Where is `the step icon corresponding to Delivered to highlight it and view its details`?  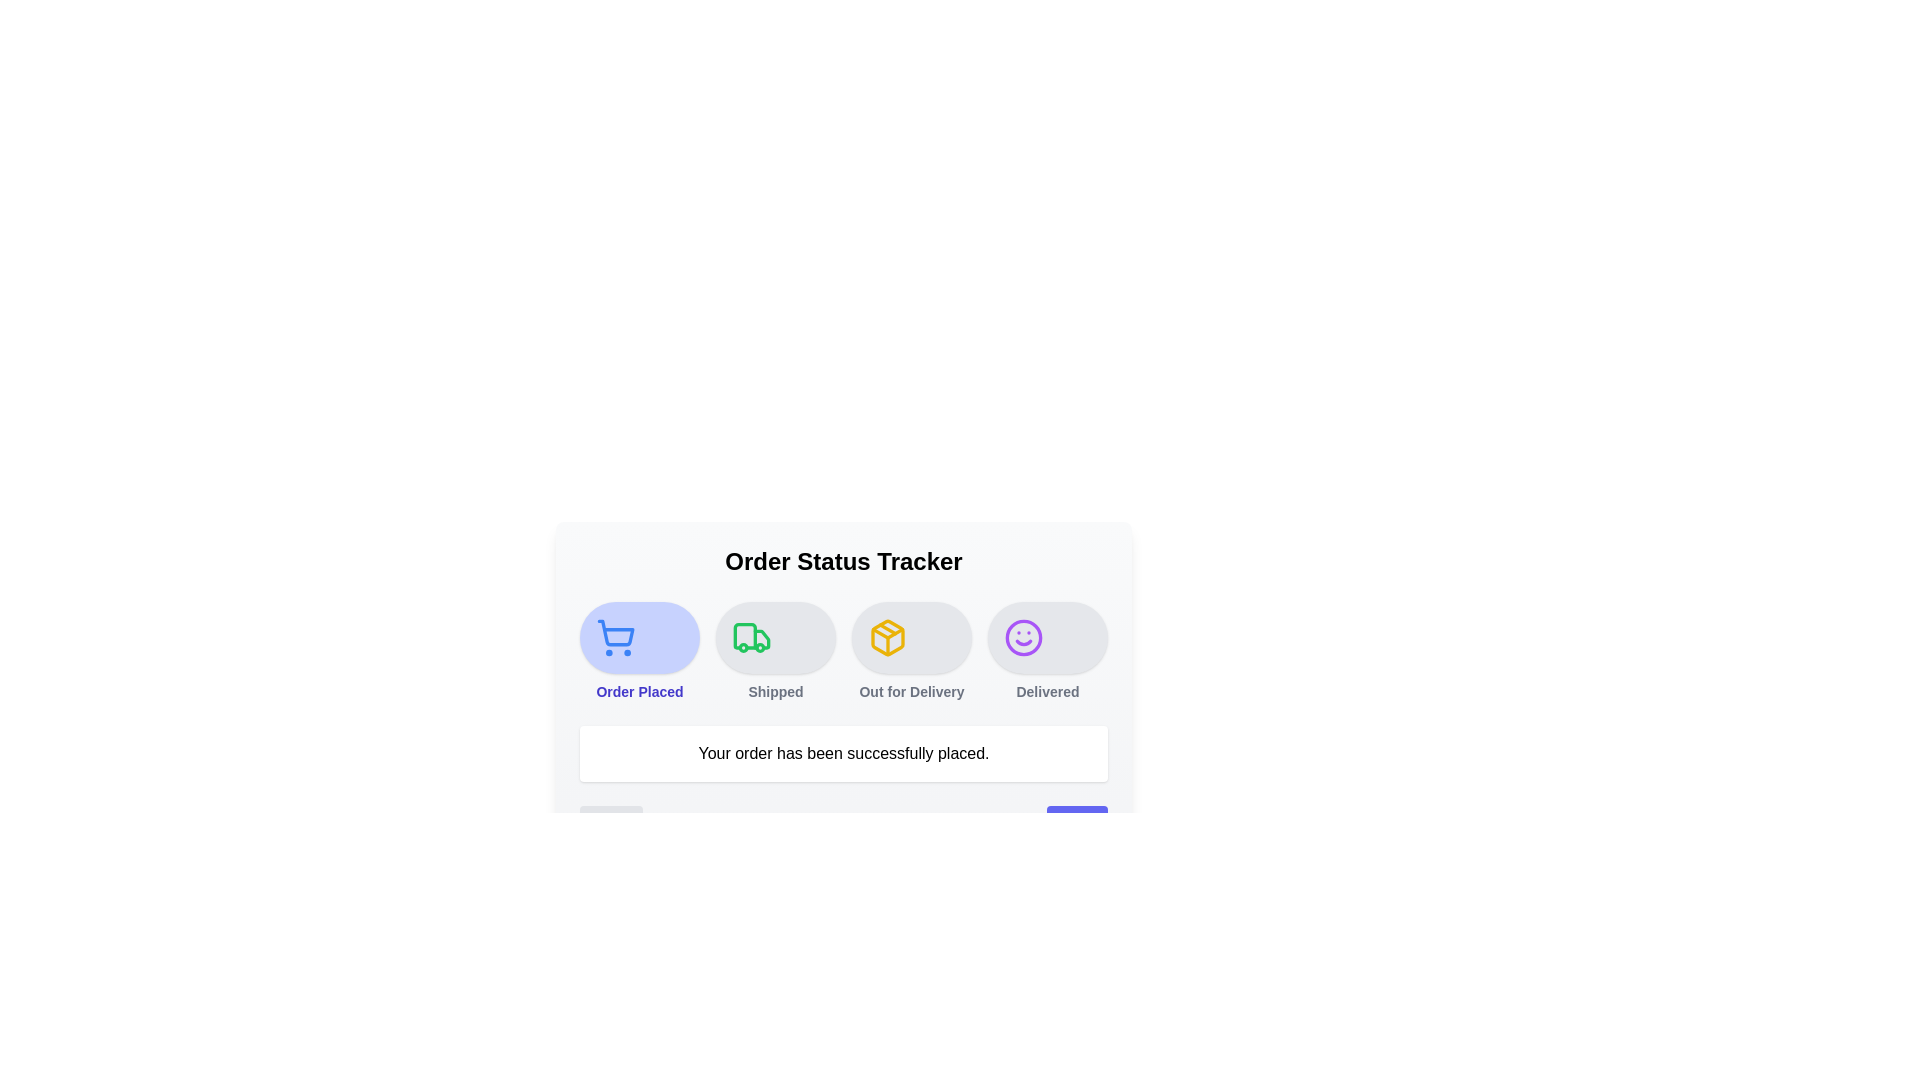
the step icon corresponding to Delivered to highlight it and view its details is located at coordinates (1046, 637).